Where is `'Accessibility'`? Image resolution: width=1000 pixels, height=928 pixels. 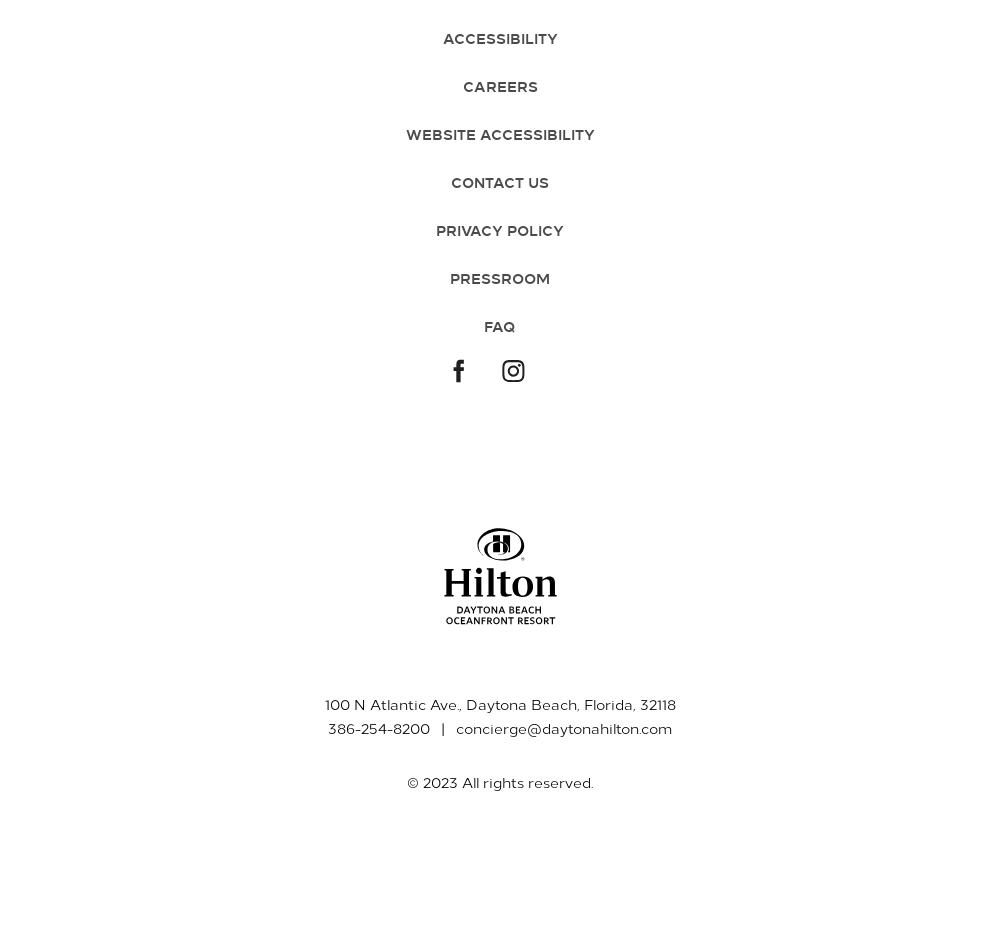 'Accessibility' is located at coordinates (441, 36).